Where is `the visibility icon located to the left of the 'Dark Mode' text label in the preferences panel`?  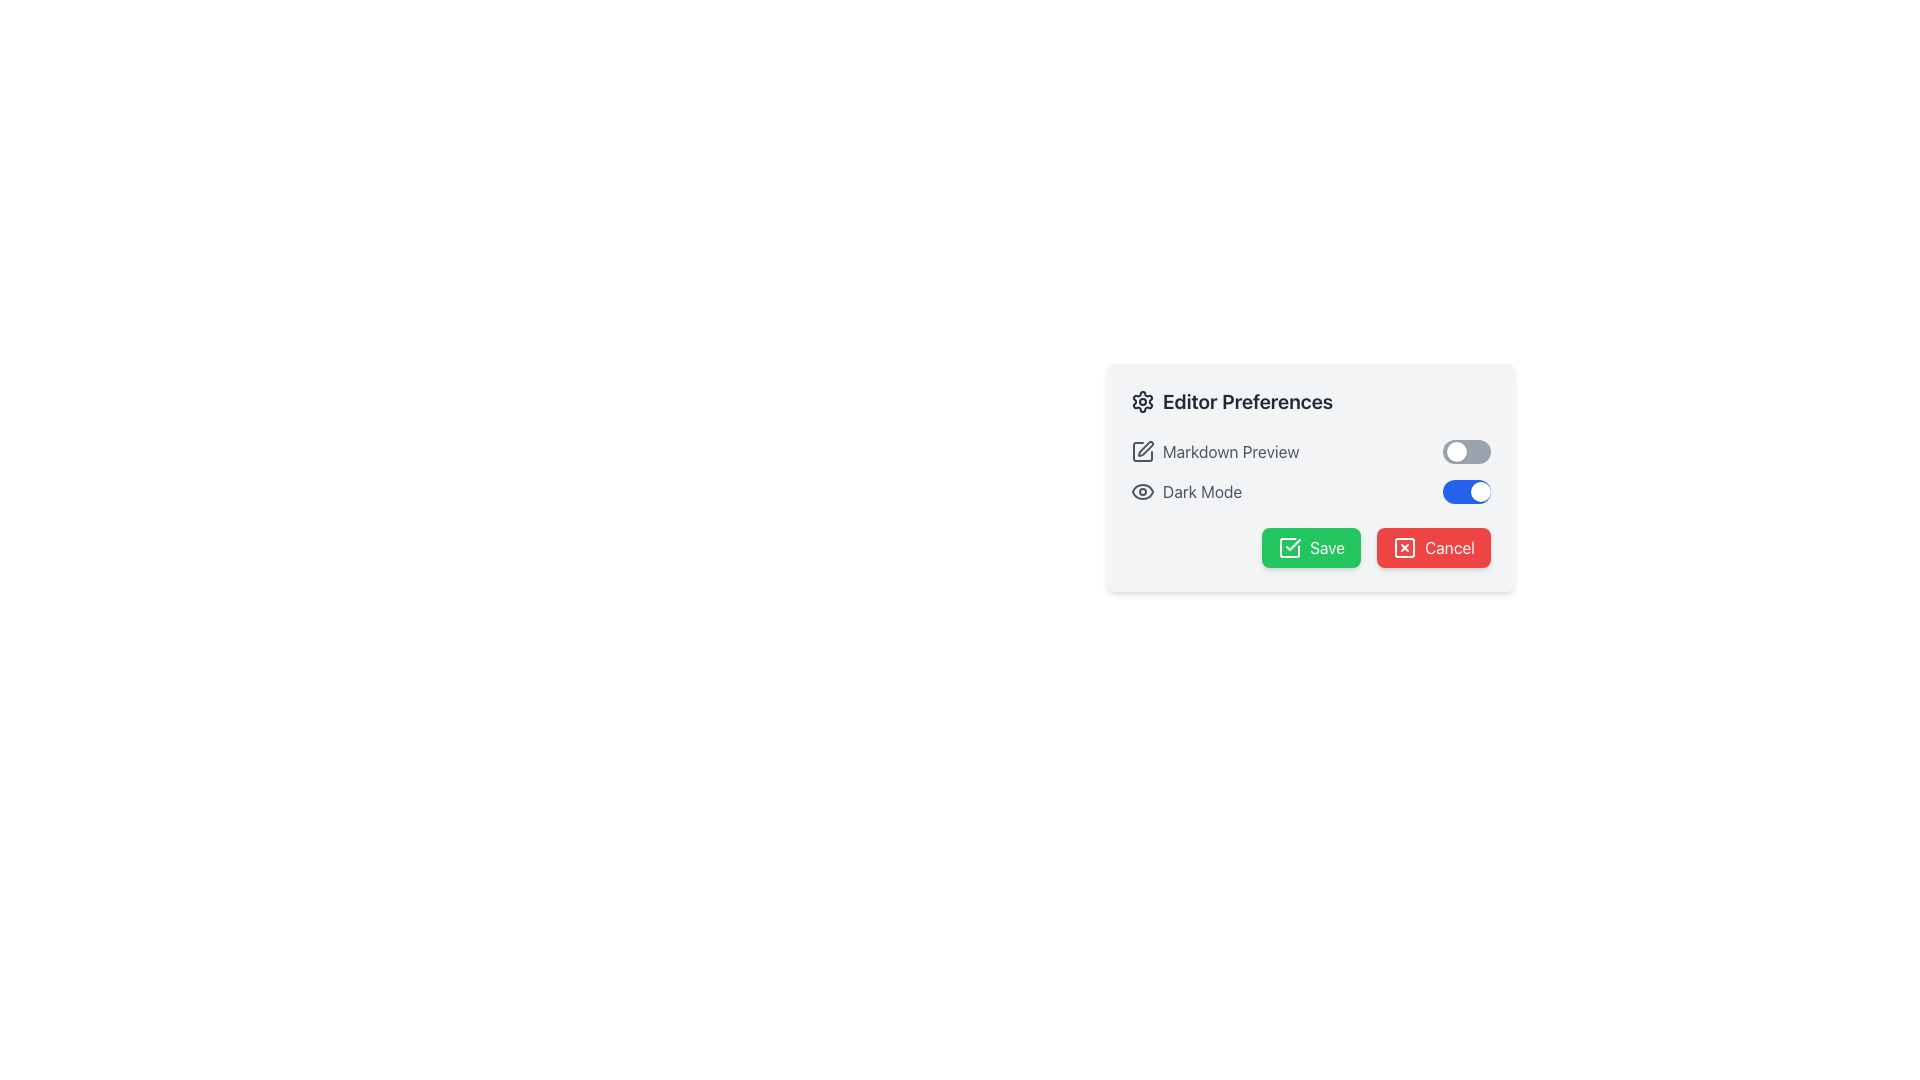
the visibility icon located to the left of the 'Dark Mode' text label in the preferences panel is located at coordinates (1142, 492).